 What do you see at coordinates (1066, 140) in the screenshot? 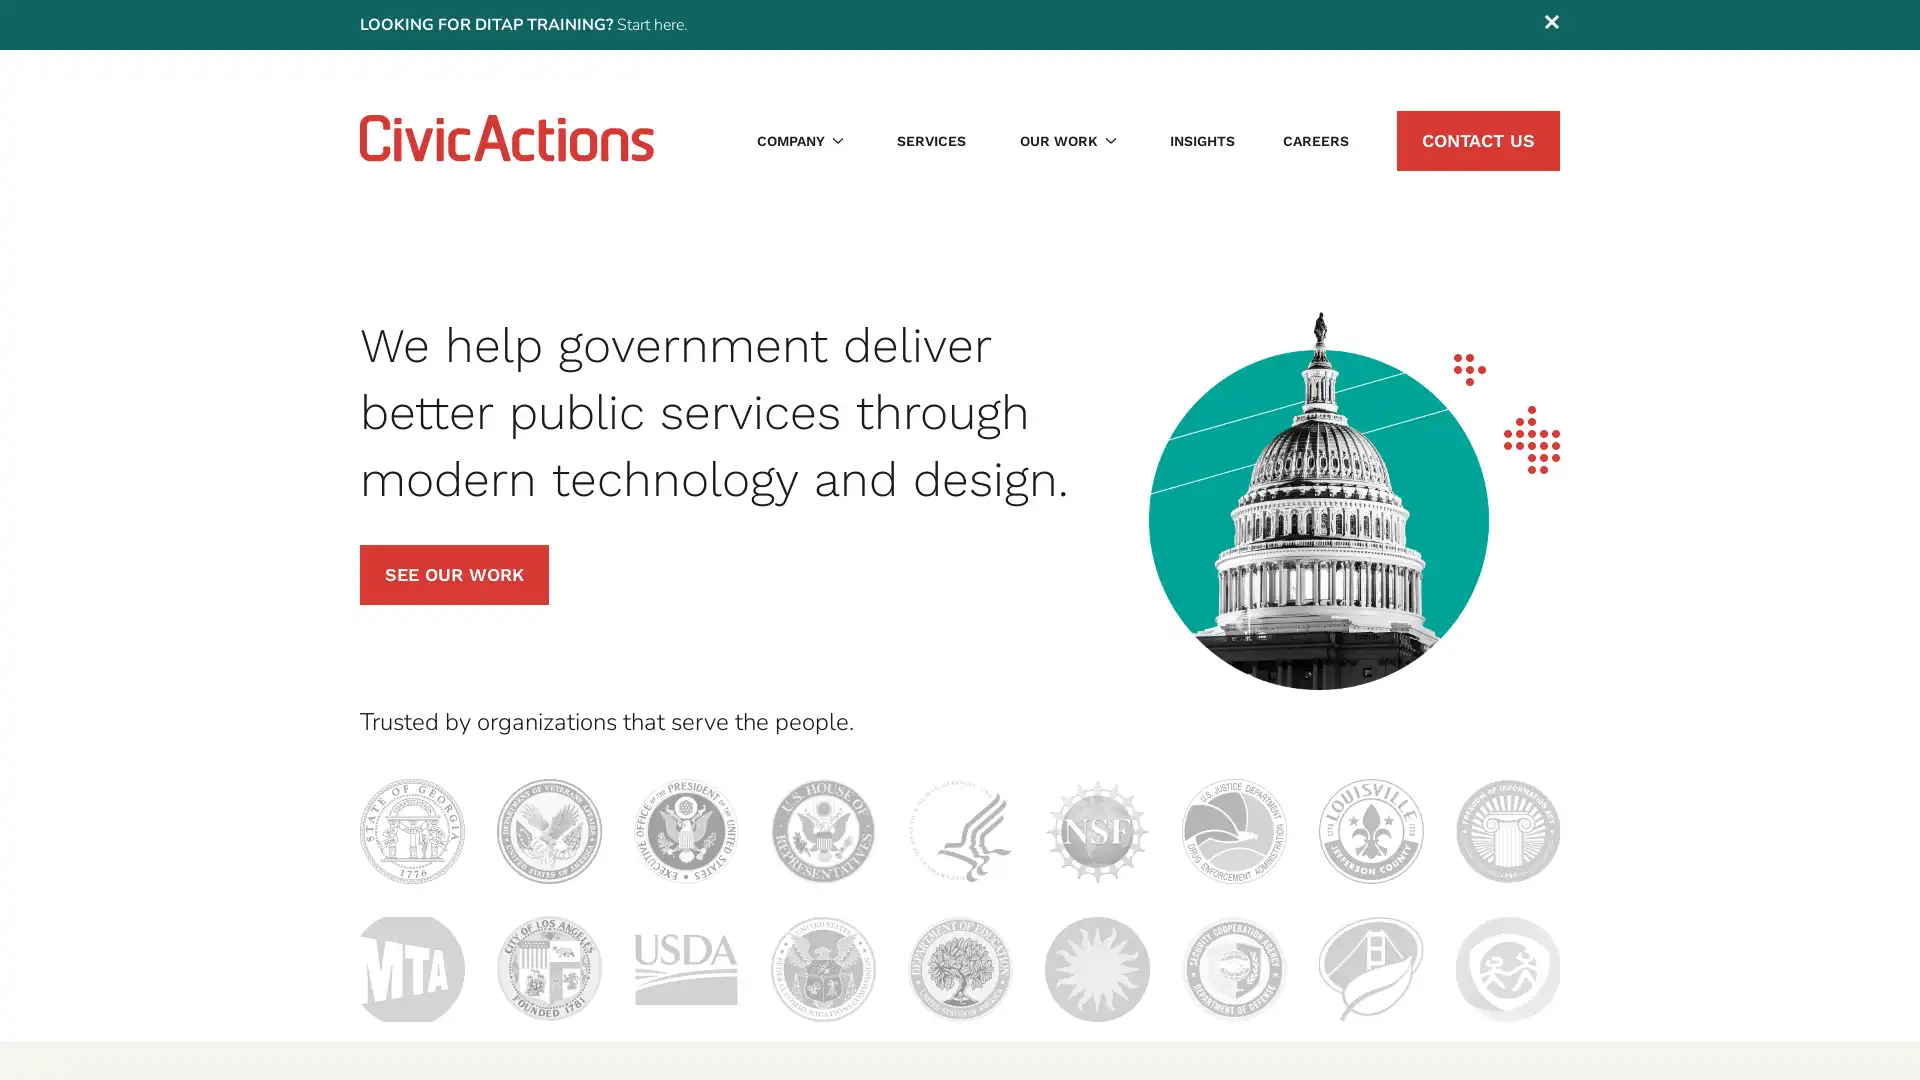
I see `OUR WORK` at bounding box center [1066, 140].